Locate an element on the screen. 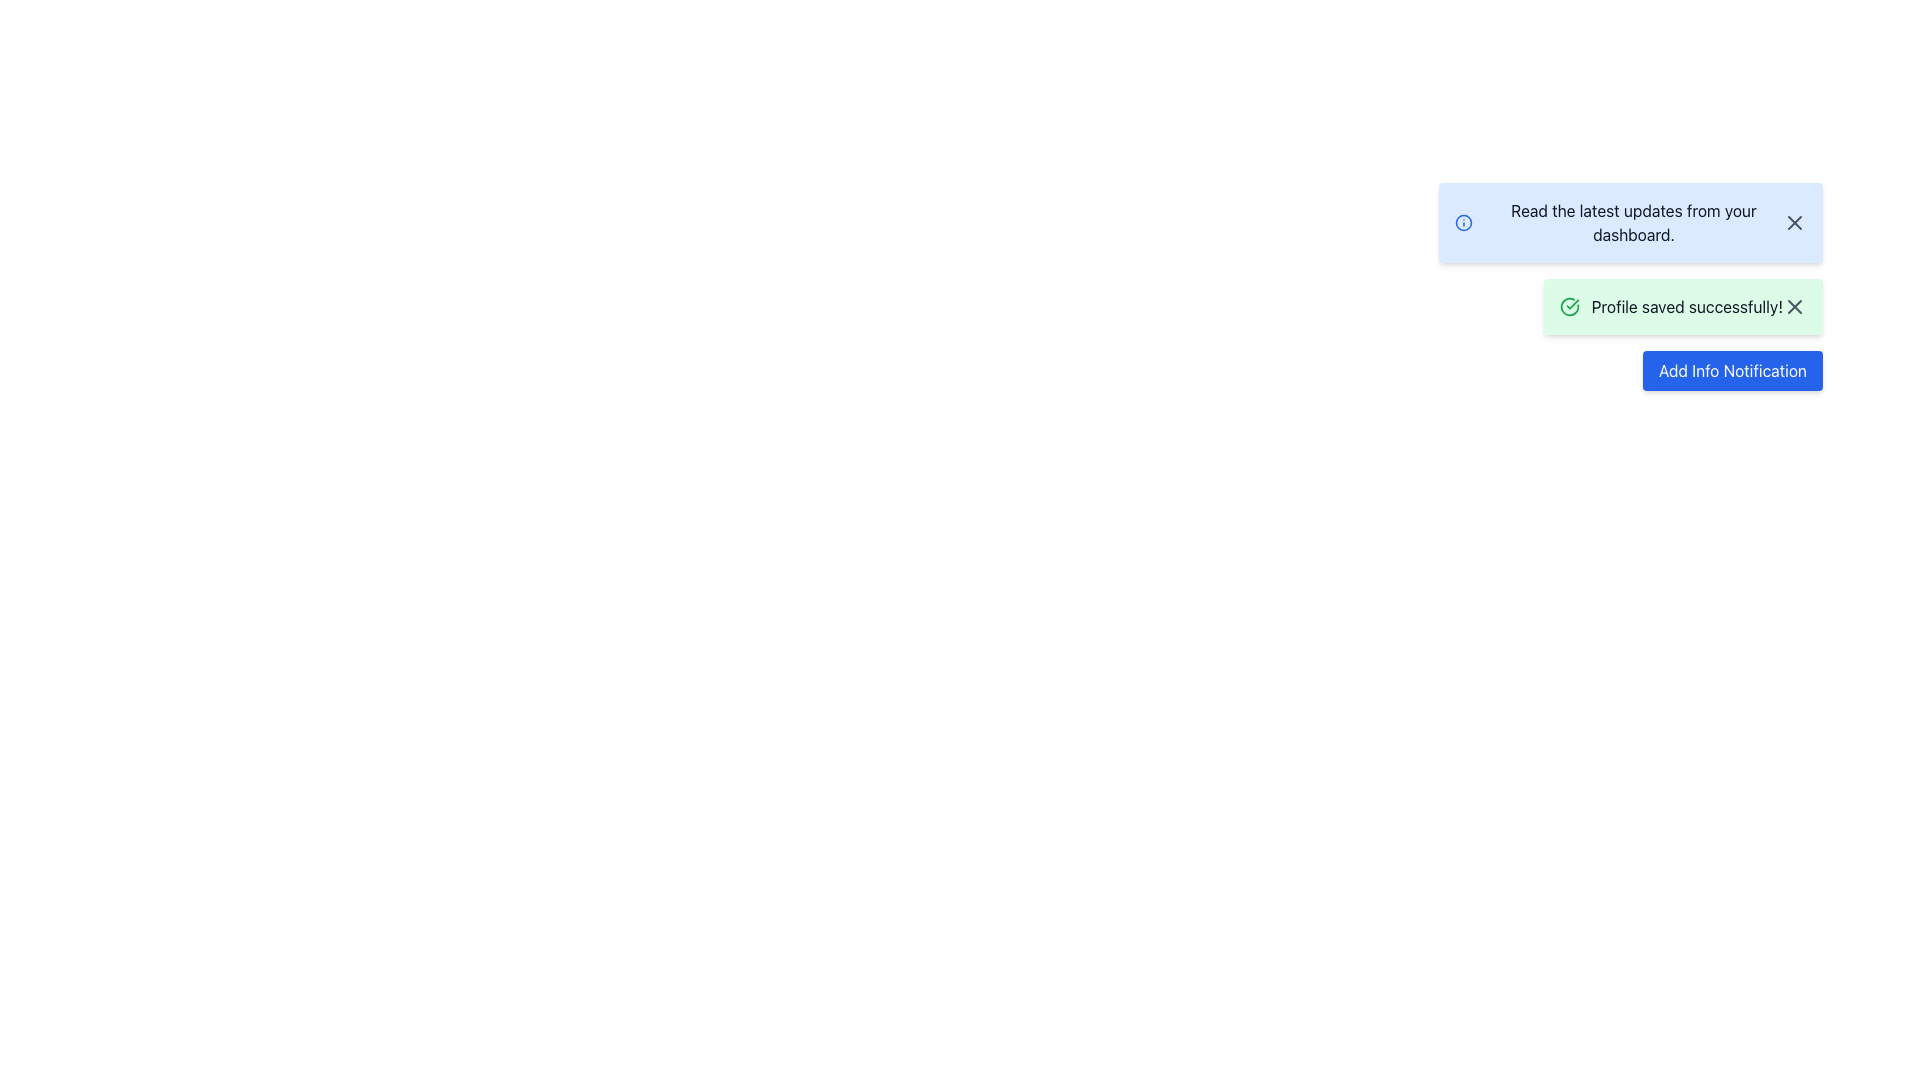 The height and width of the screenshot is (1080, 1920). text '[Read the latest updates from your dashboard.]' displayed in the light blue notification box is located at coordinates (1633, 223).